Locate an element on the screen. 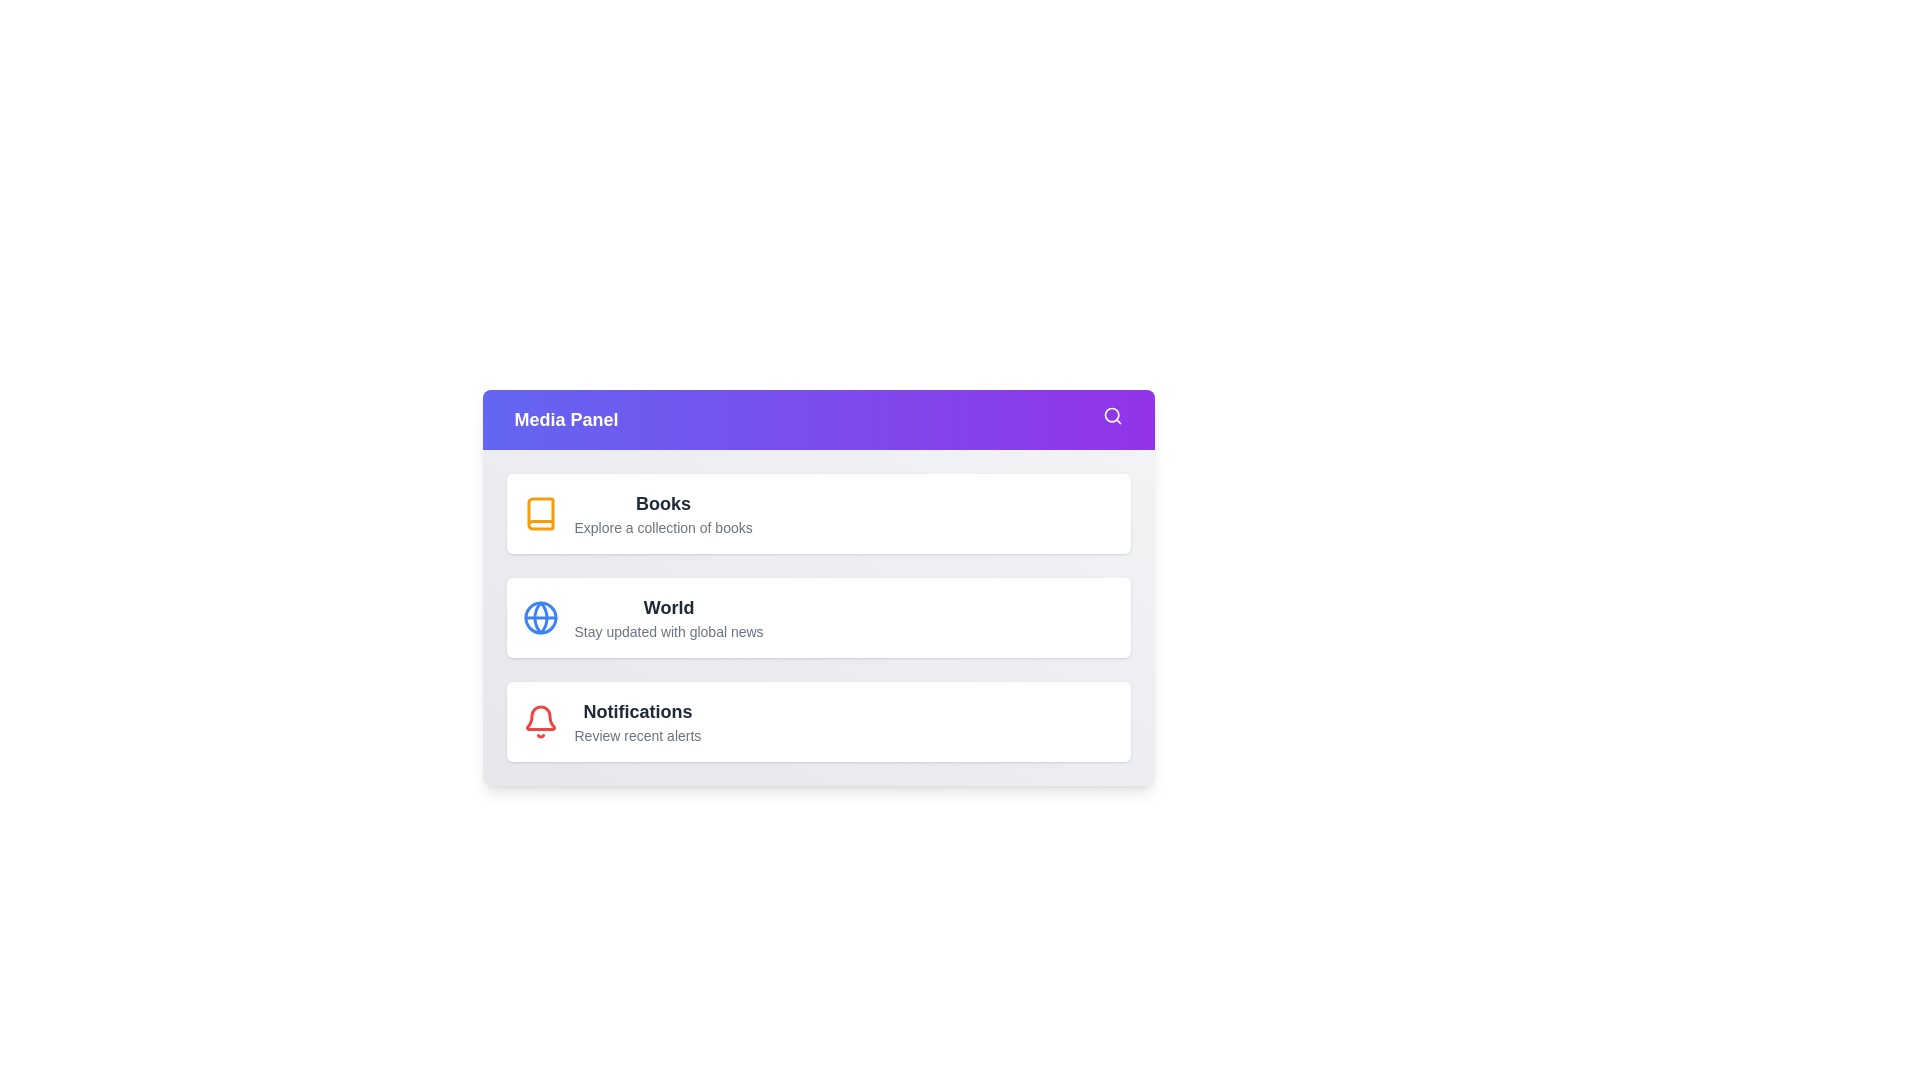 This screenshot has height=1080, width=1920. the menu option Notifications to view its highlight is located at coordinates (540, 721).